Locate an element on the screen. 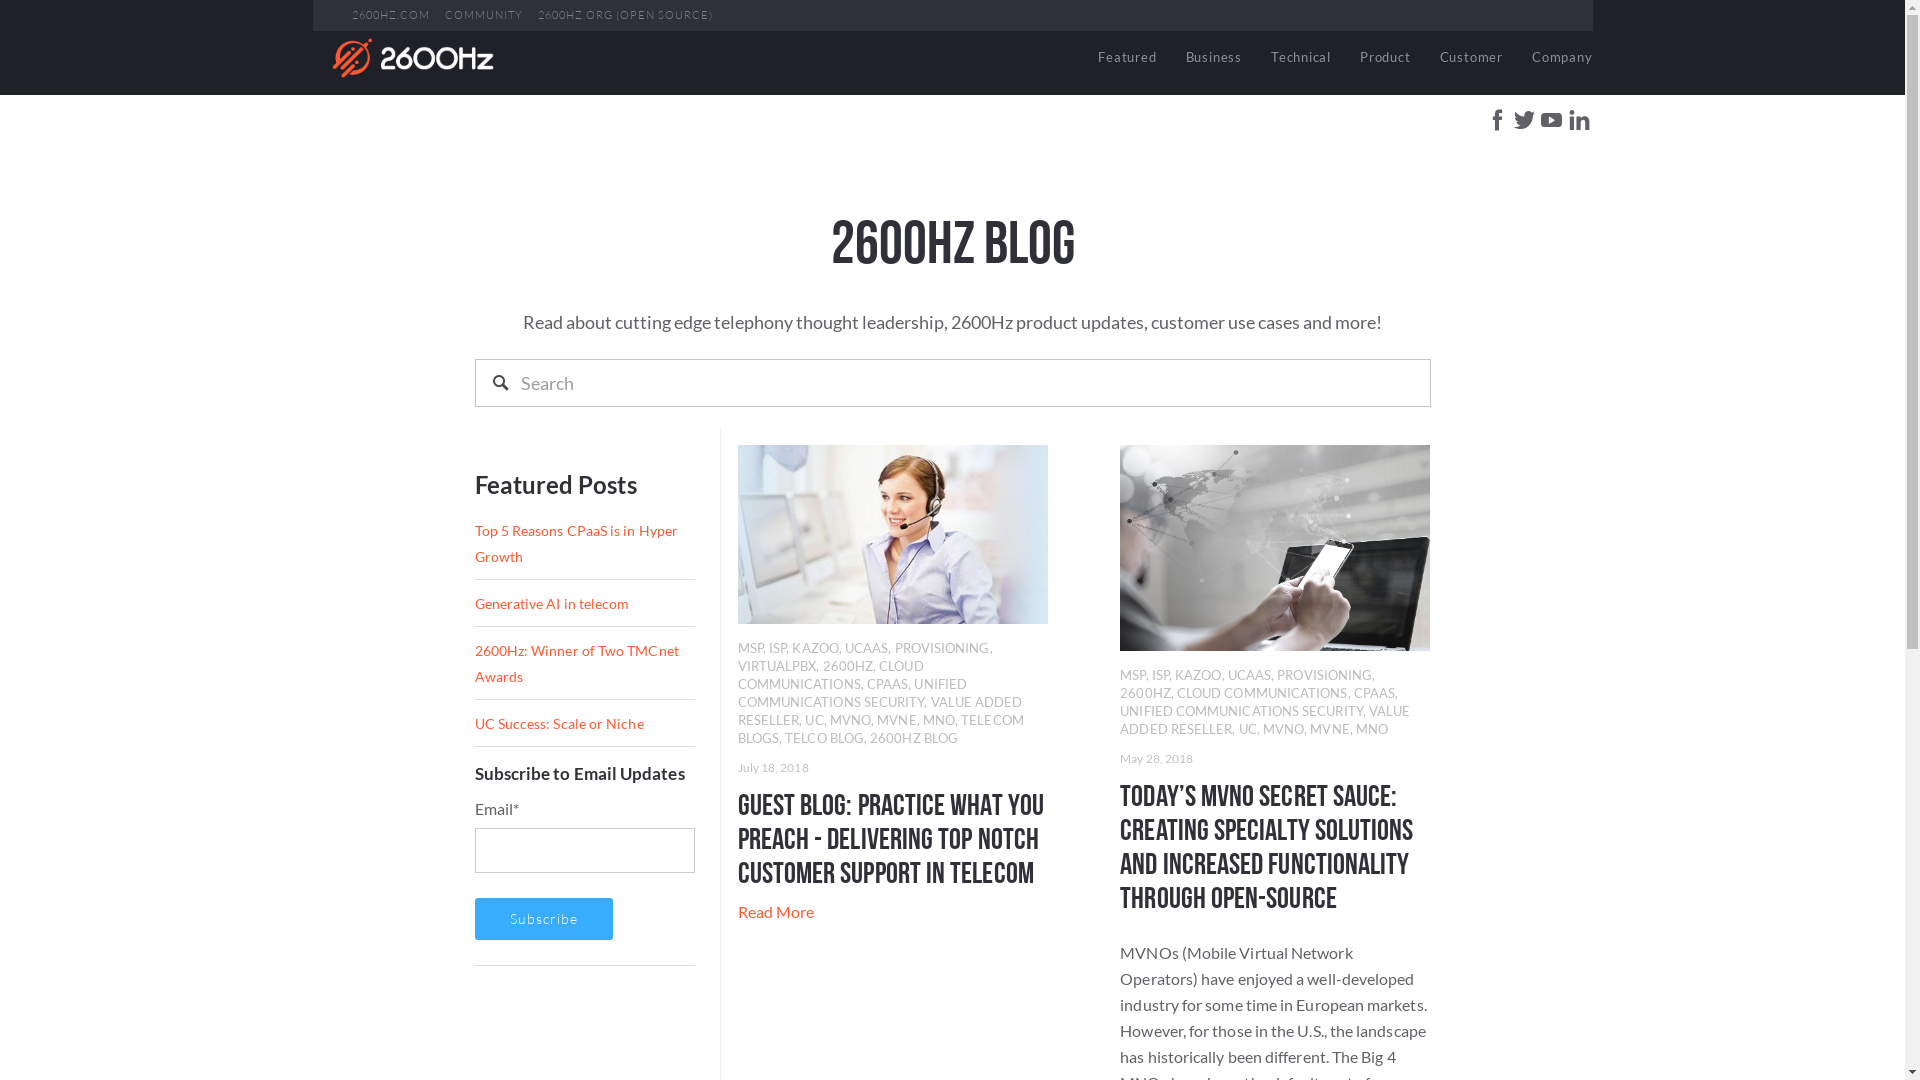 The width and height of the screenshot is (1920, 1080). 'PROVISIONING' is located at coordinates (1275, 675).